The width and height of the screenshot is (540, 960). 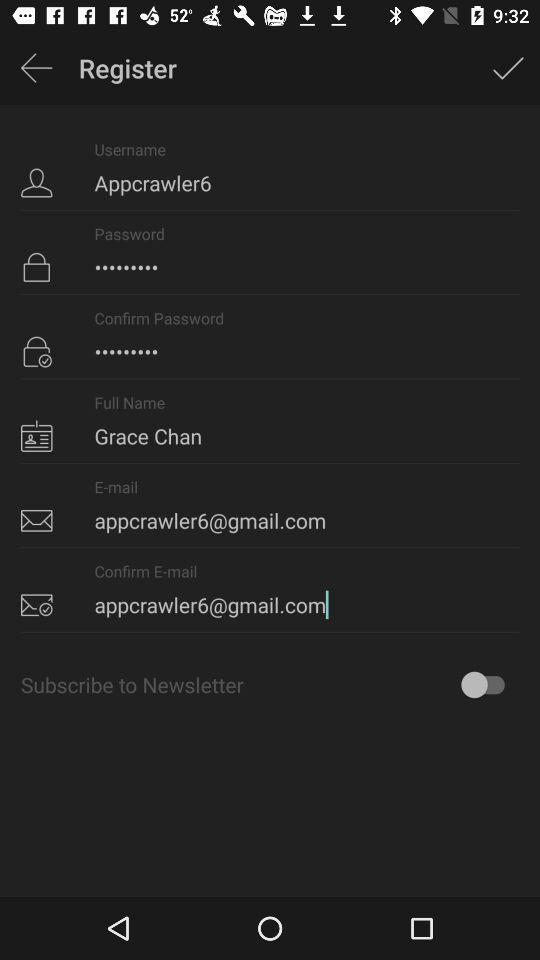 What do you see at coordinates (36, 68) in the screenshot?
I see `item next to the register icon` at bounding box center [36, 68].